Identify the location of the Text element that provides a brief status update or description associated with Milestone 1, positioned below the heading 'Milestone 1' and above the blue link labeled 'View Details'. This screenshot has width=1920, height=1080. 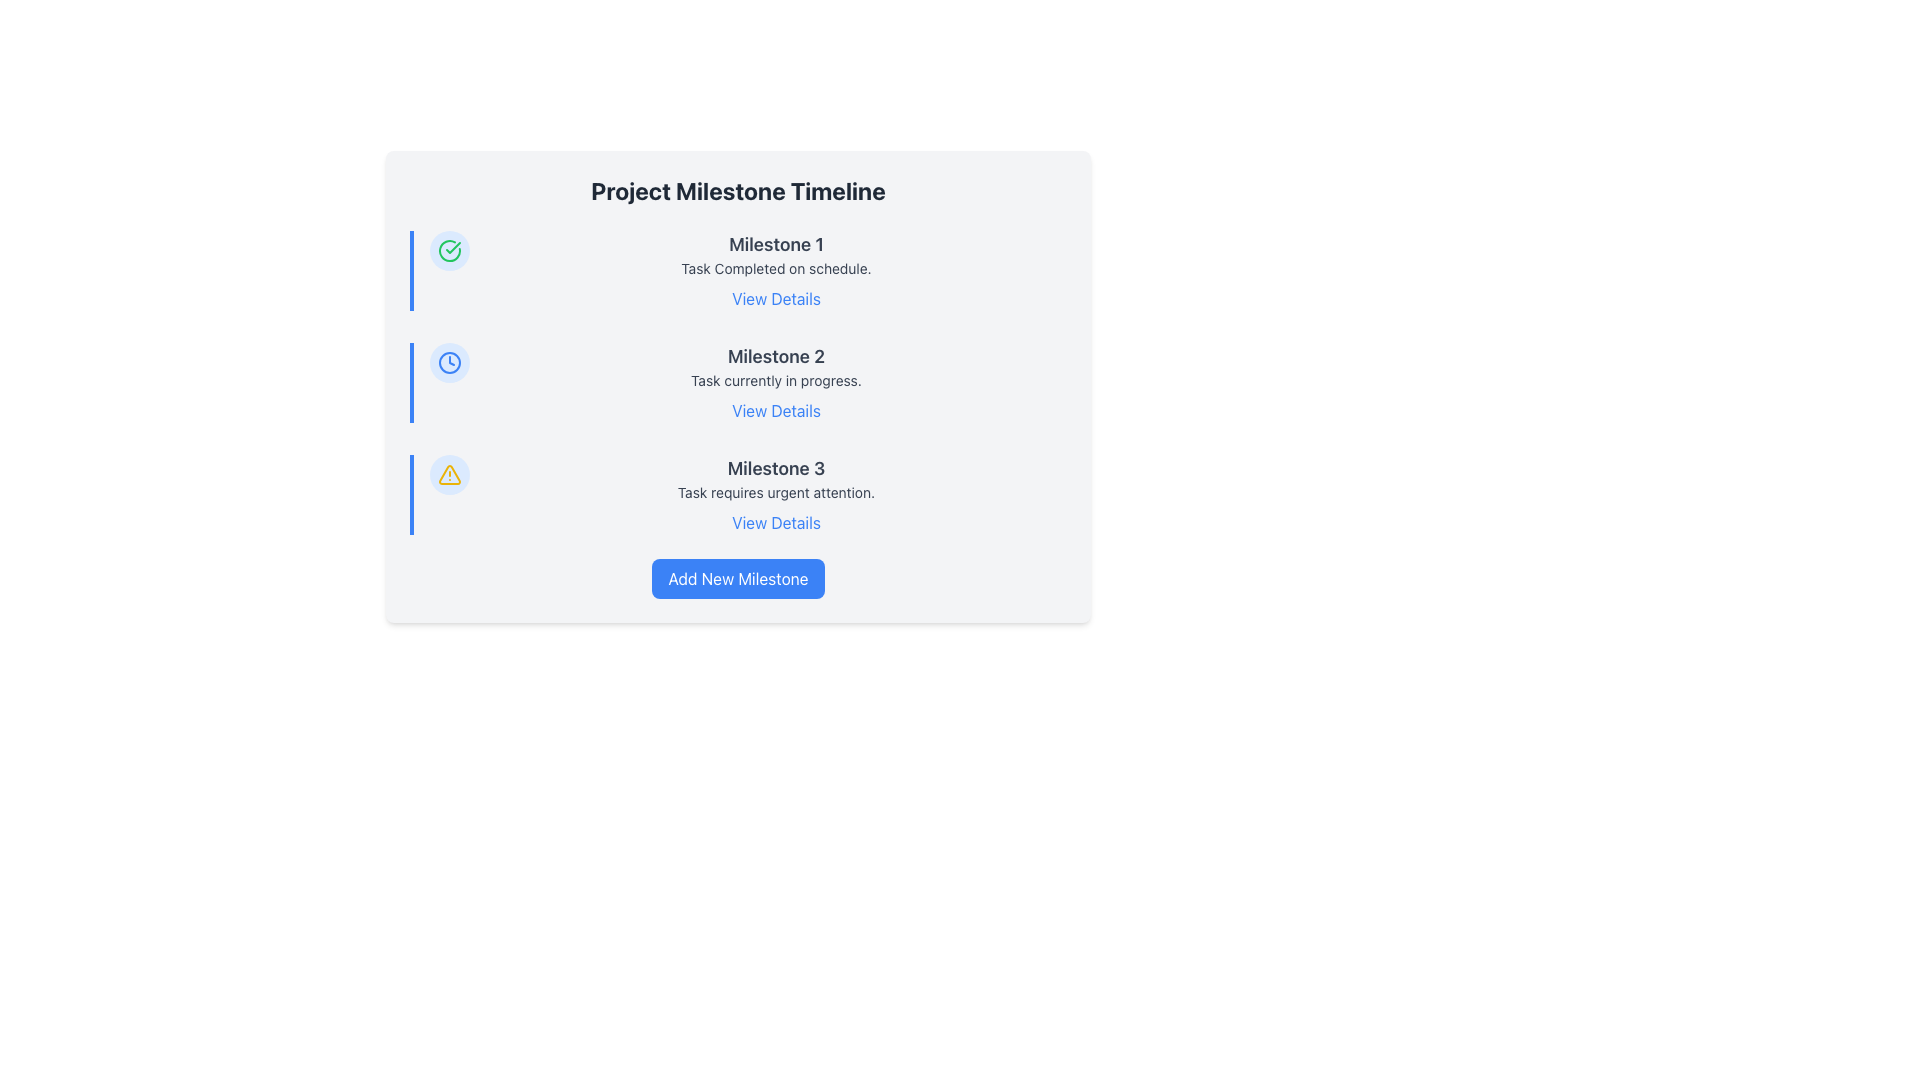
(775, 268).